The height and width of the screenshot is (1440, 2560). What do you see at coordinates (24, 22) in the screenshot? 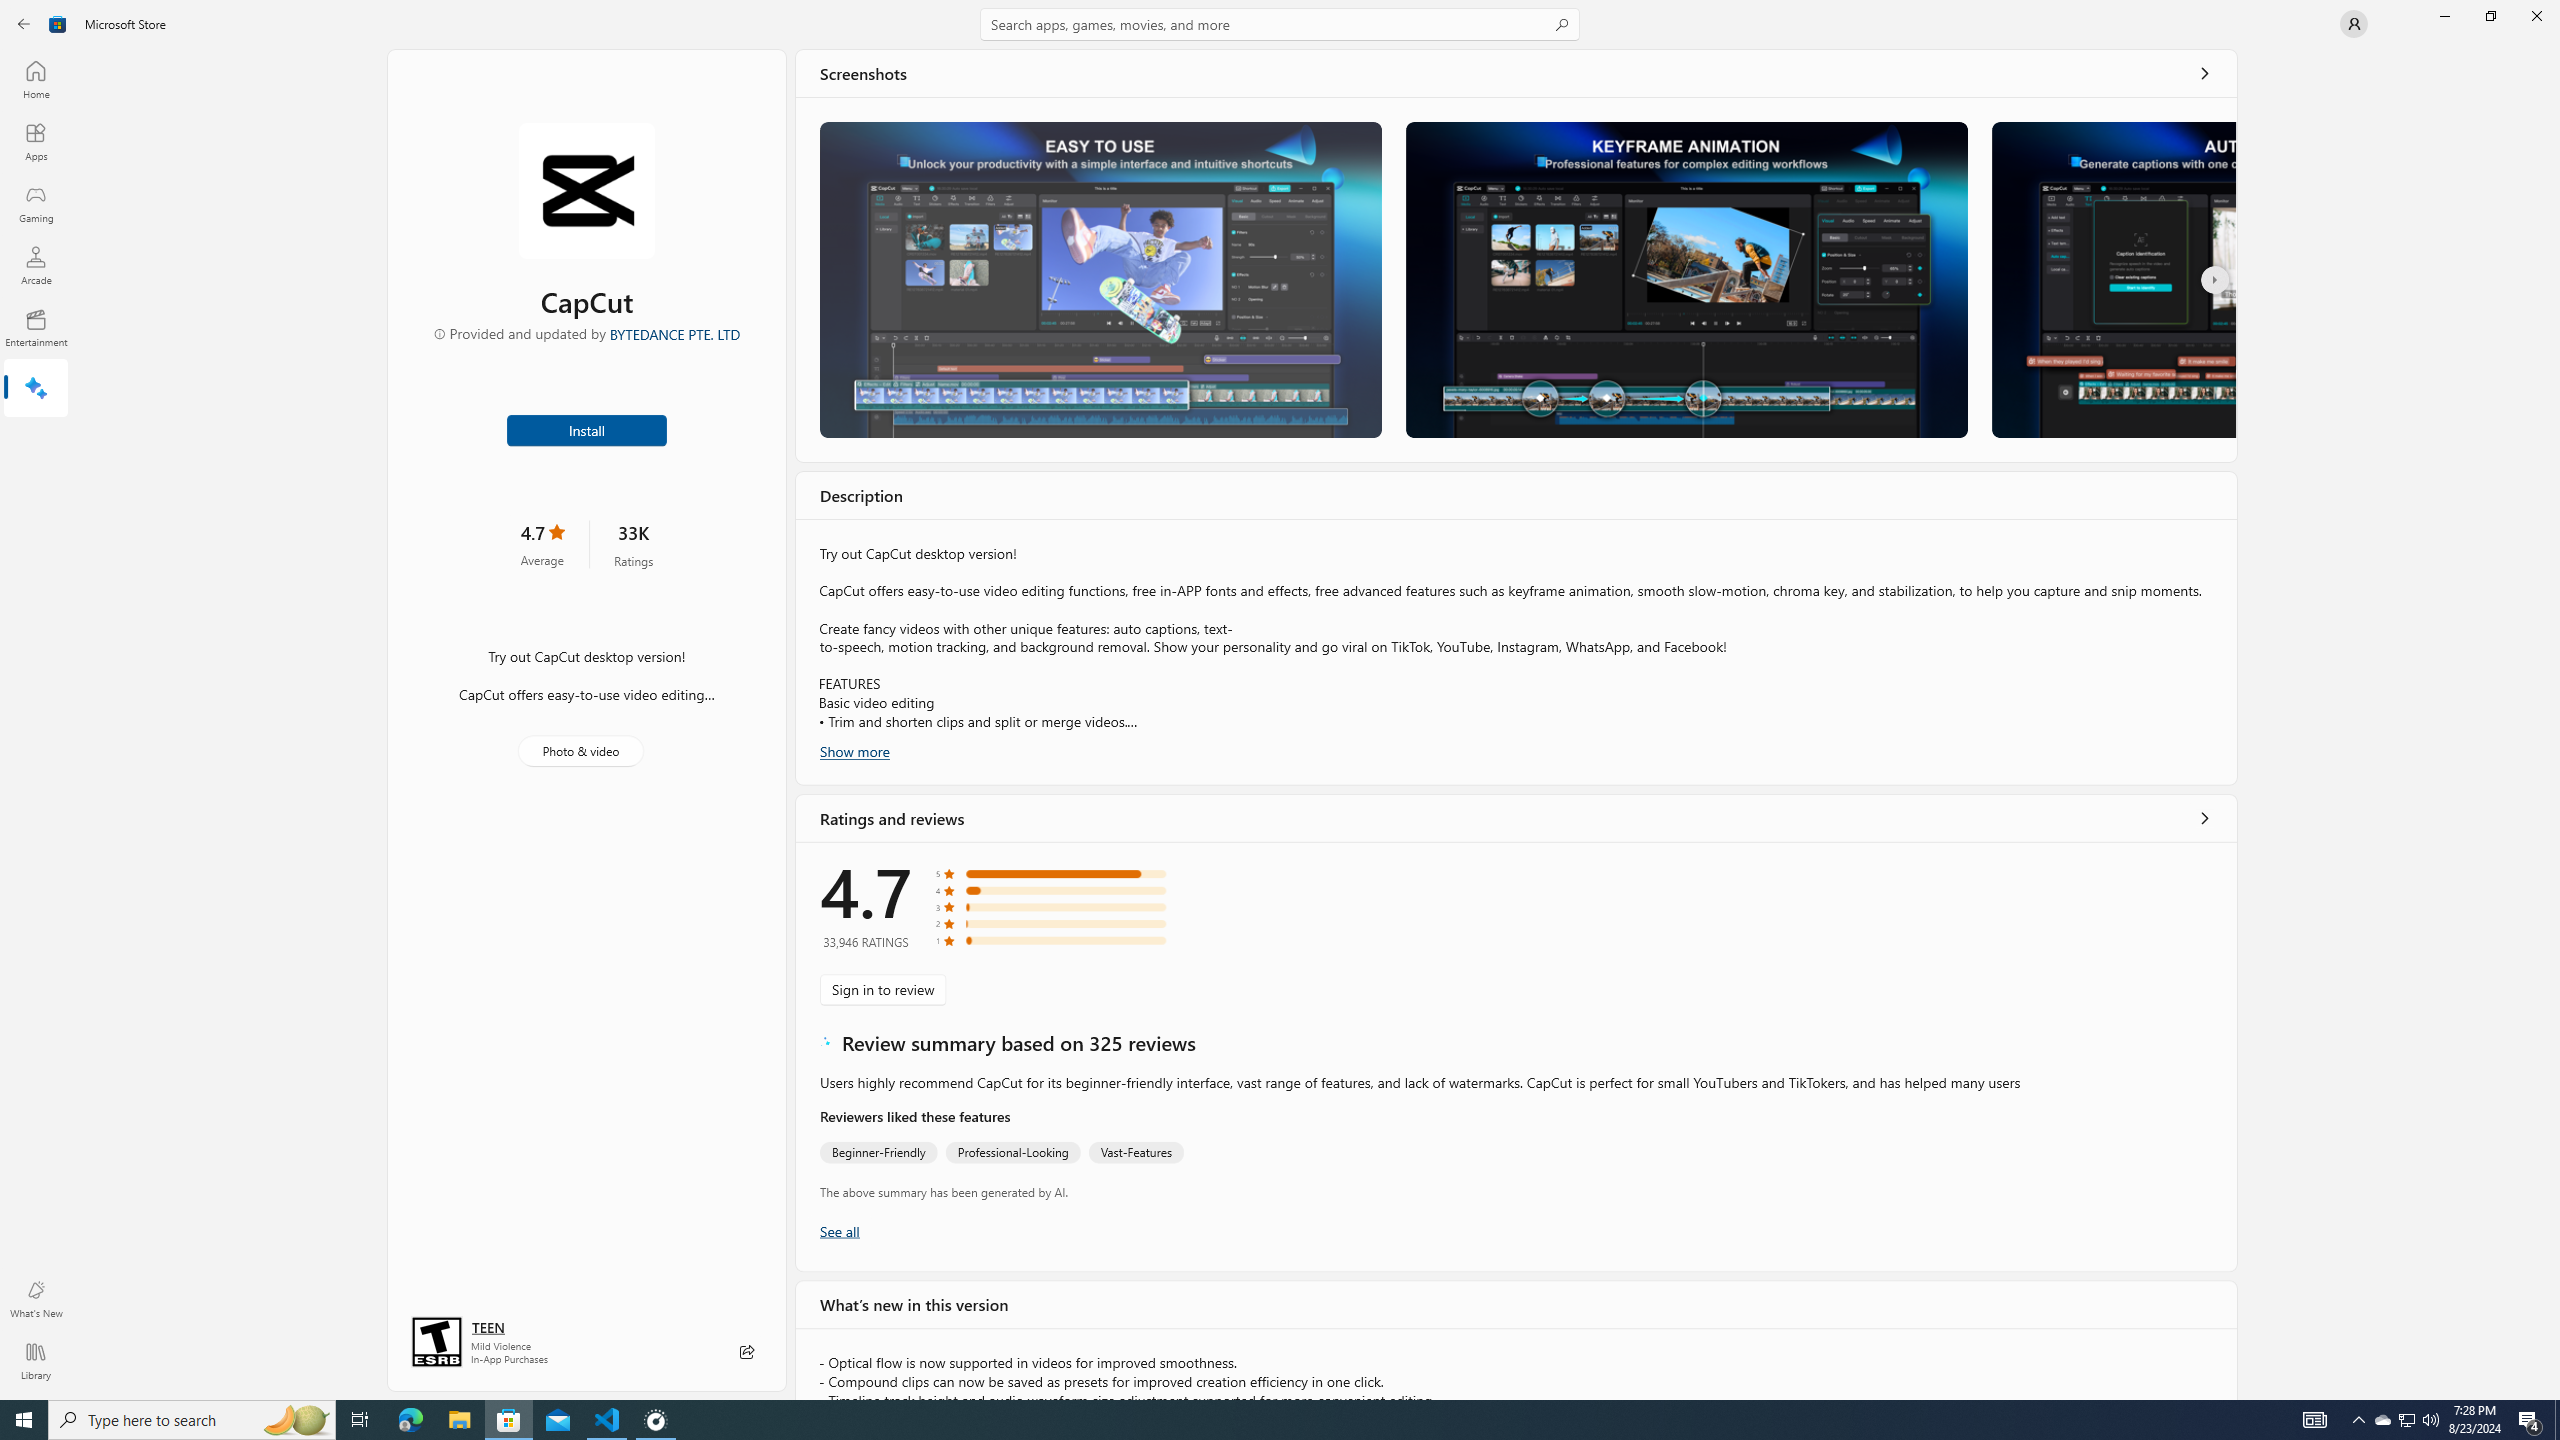
I see `'Back'` at bounding box center [24, 22].